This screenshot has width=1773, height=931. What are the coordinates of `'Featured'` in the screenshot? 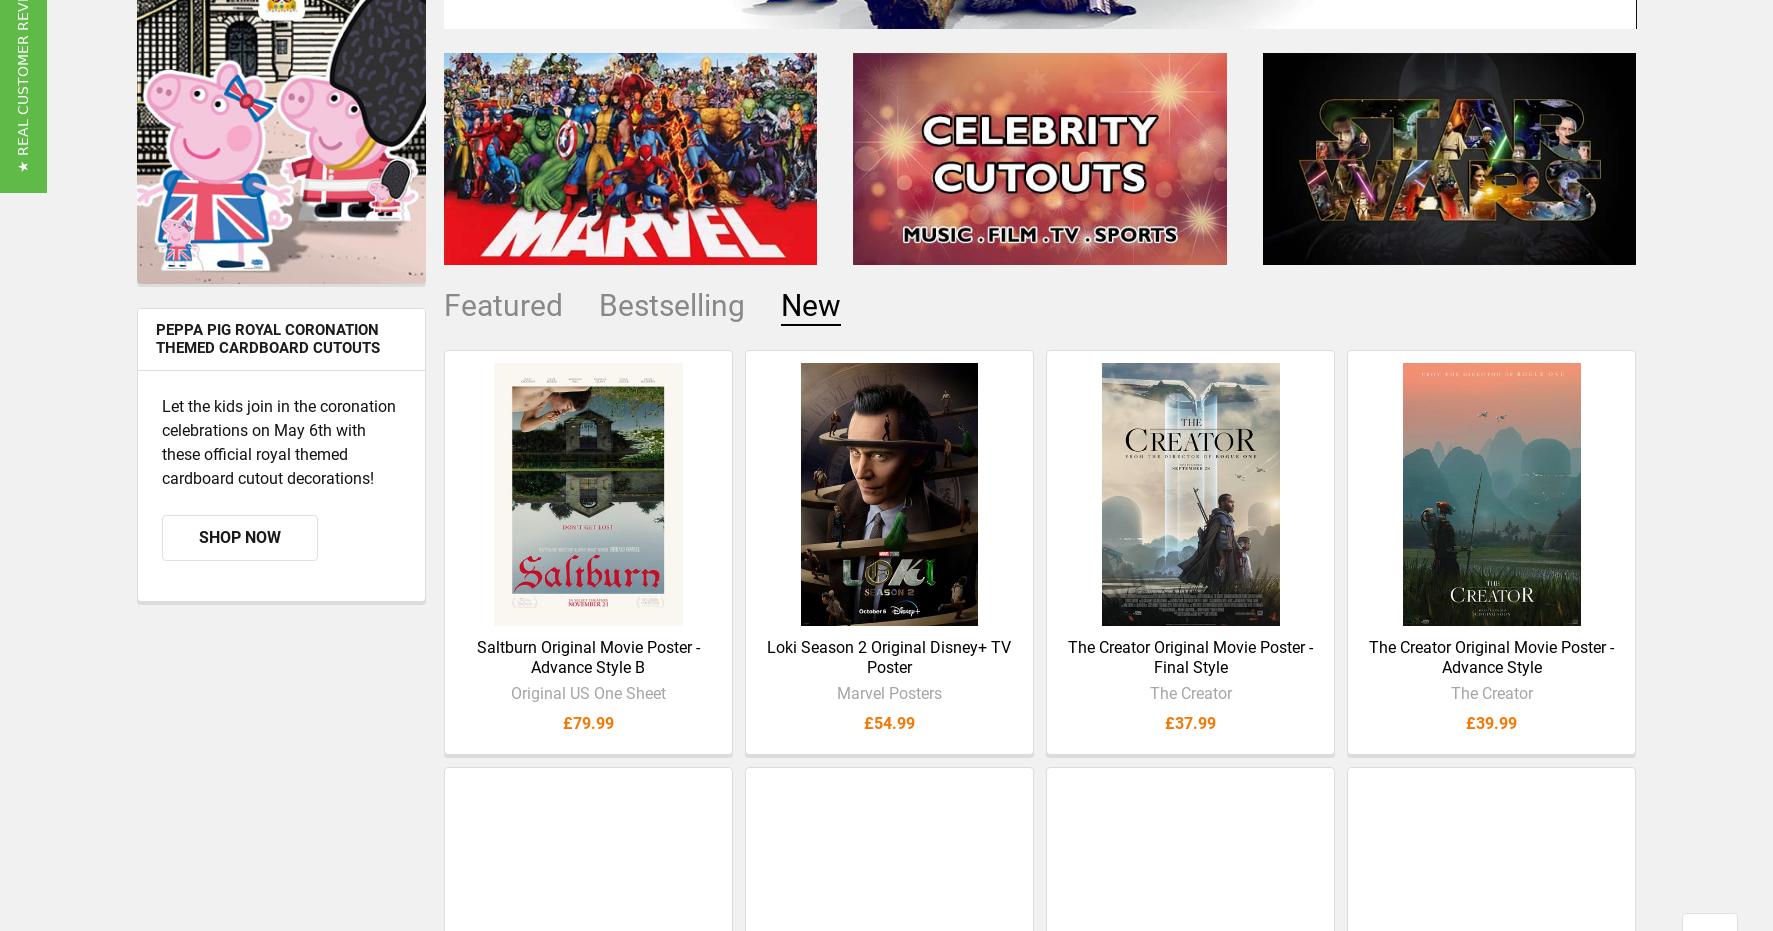 It's located at (502, 320).